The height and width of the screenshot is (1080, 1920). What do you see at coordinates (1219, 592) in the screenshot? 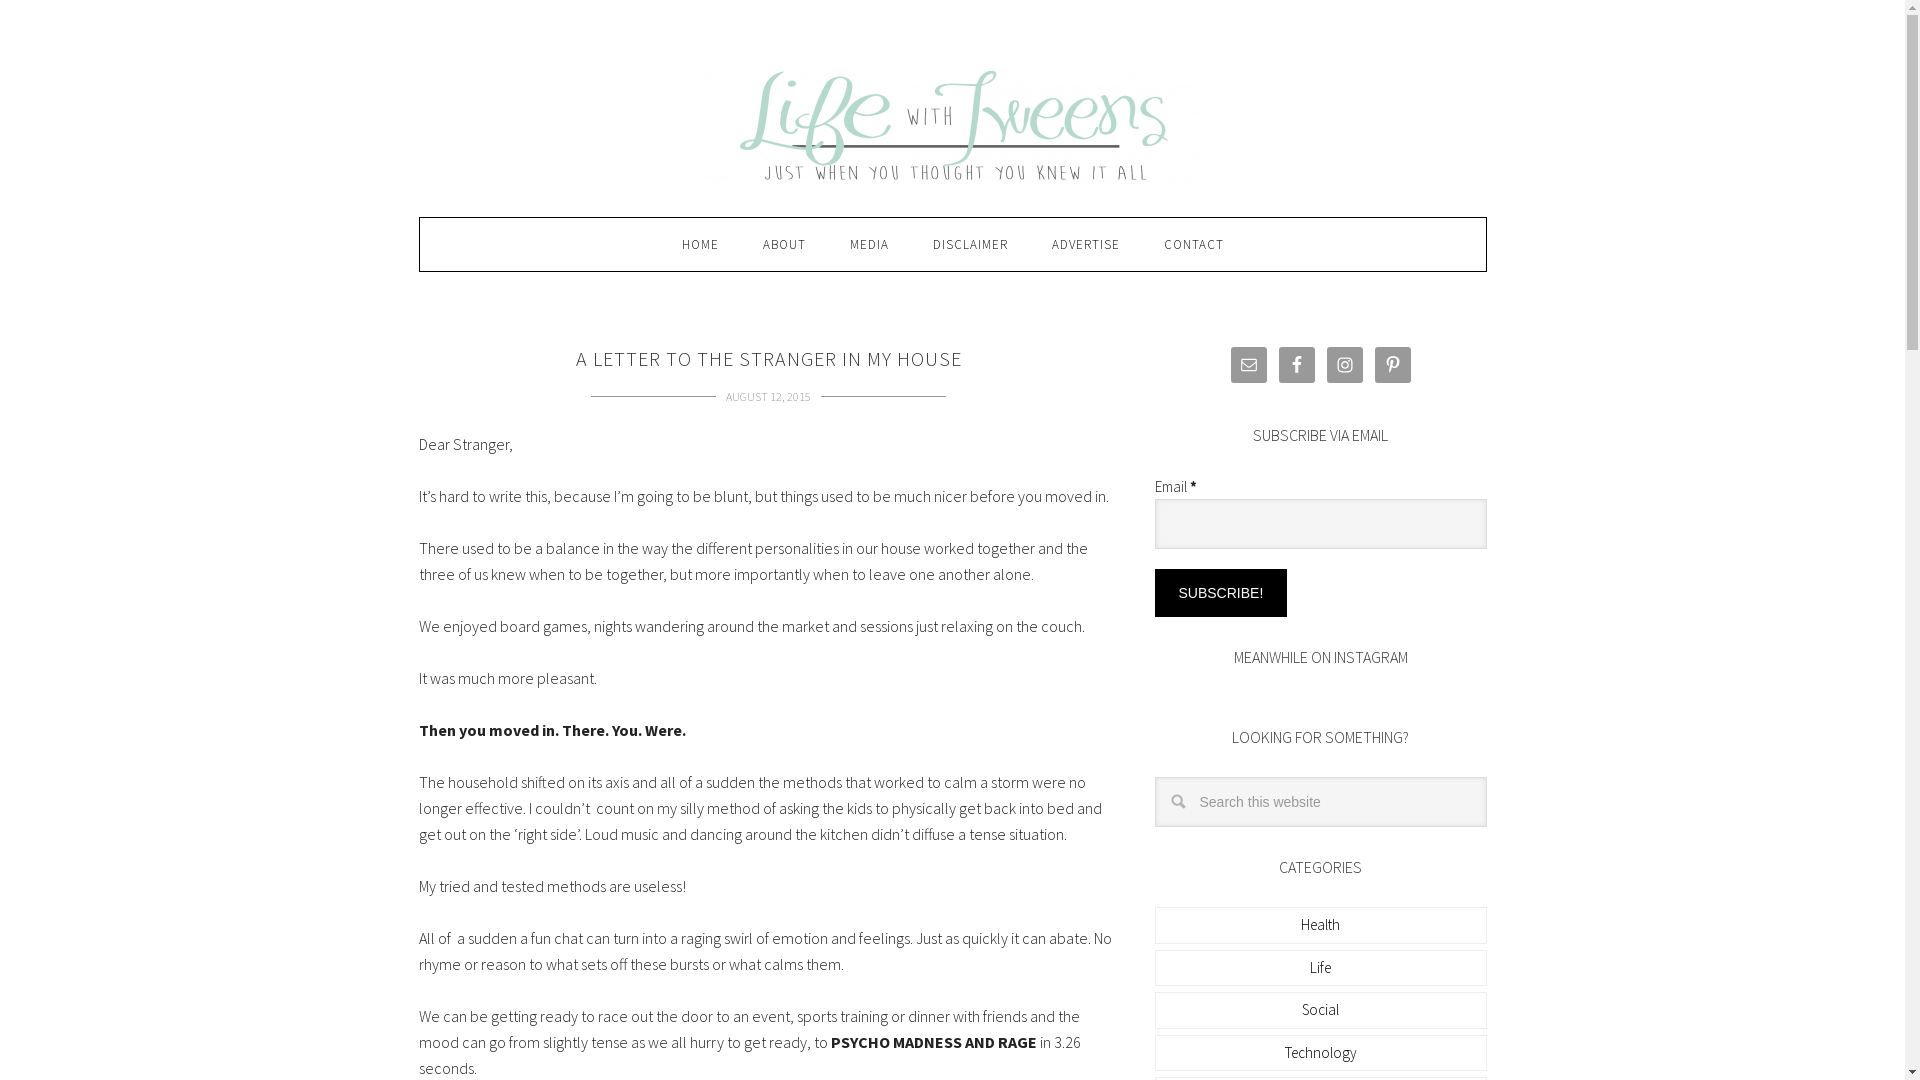
I see `'Subscribe!'` at bounding box center [1219, 592].